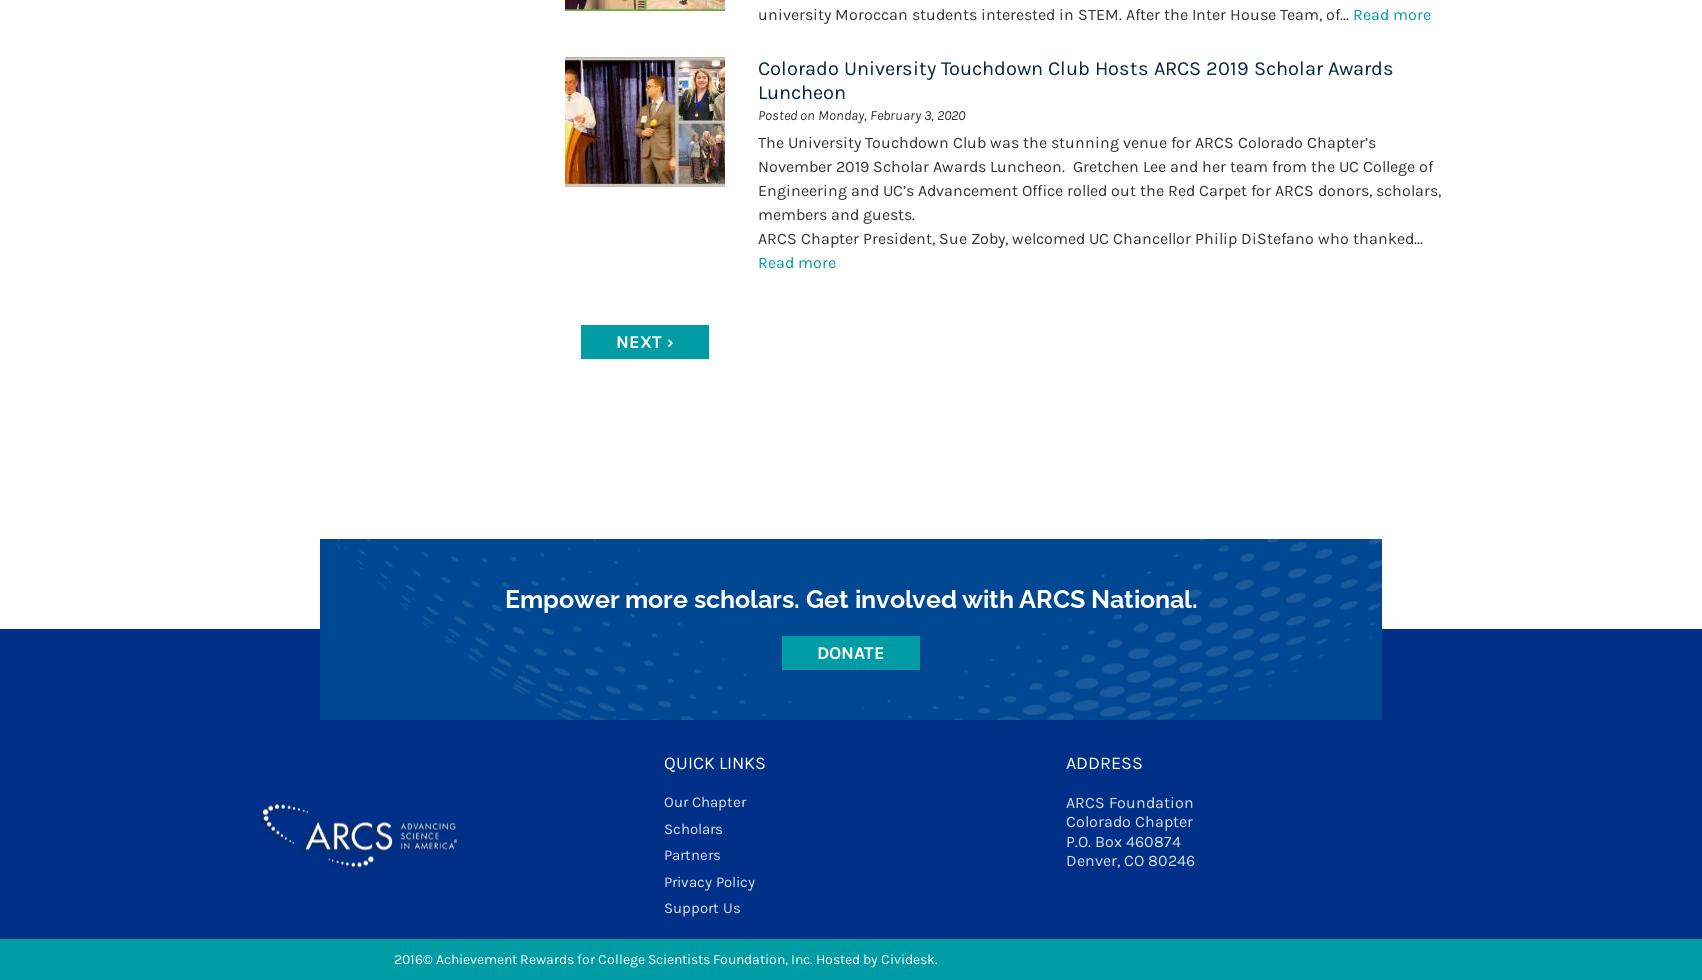 Image resolution: width=1702 pixels, height=980 pixels. Describe the element at coordinates (662, 854) in the screenshot. I see `'Partners'` at that location.